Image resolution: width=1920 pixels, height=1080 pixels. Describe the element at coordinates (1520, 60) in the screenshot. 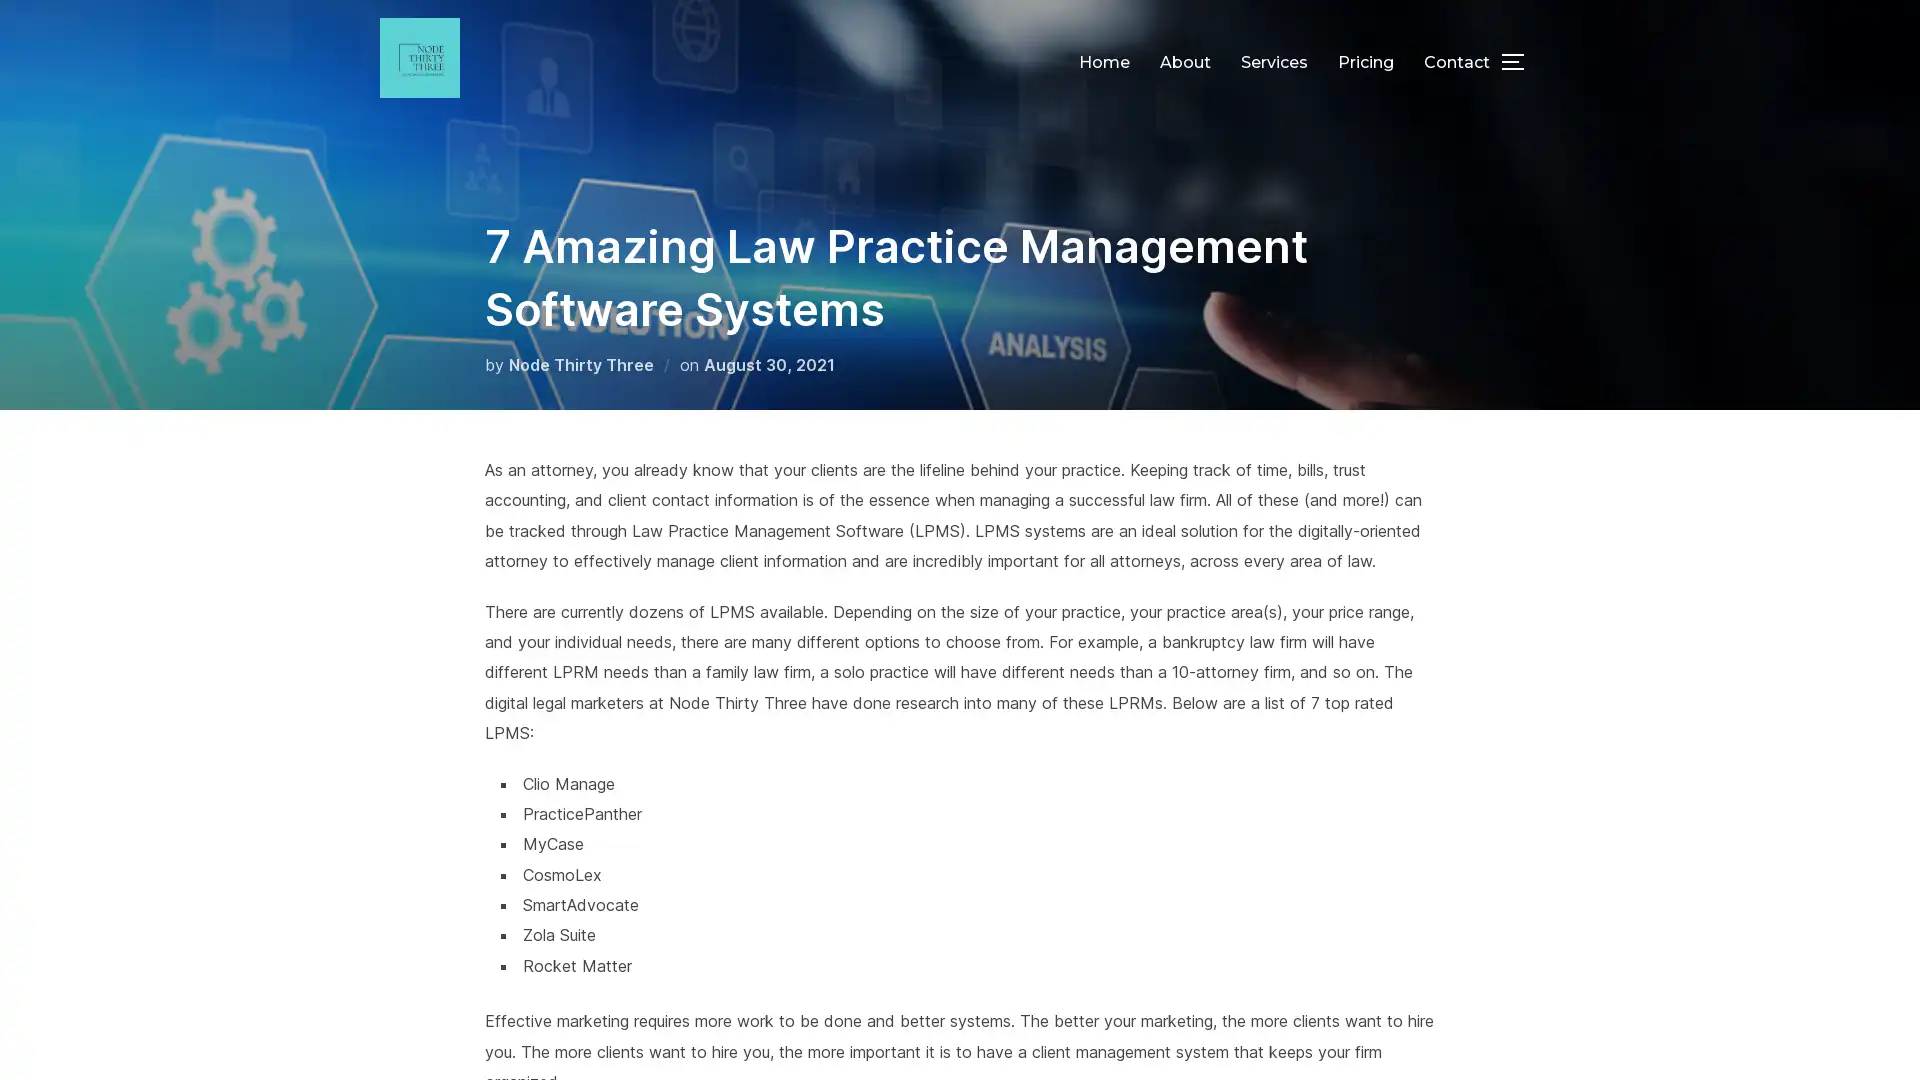

I see `TOGGLE SIDEBAR & NAVIGATION` at that location.